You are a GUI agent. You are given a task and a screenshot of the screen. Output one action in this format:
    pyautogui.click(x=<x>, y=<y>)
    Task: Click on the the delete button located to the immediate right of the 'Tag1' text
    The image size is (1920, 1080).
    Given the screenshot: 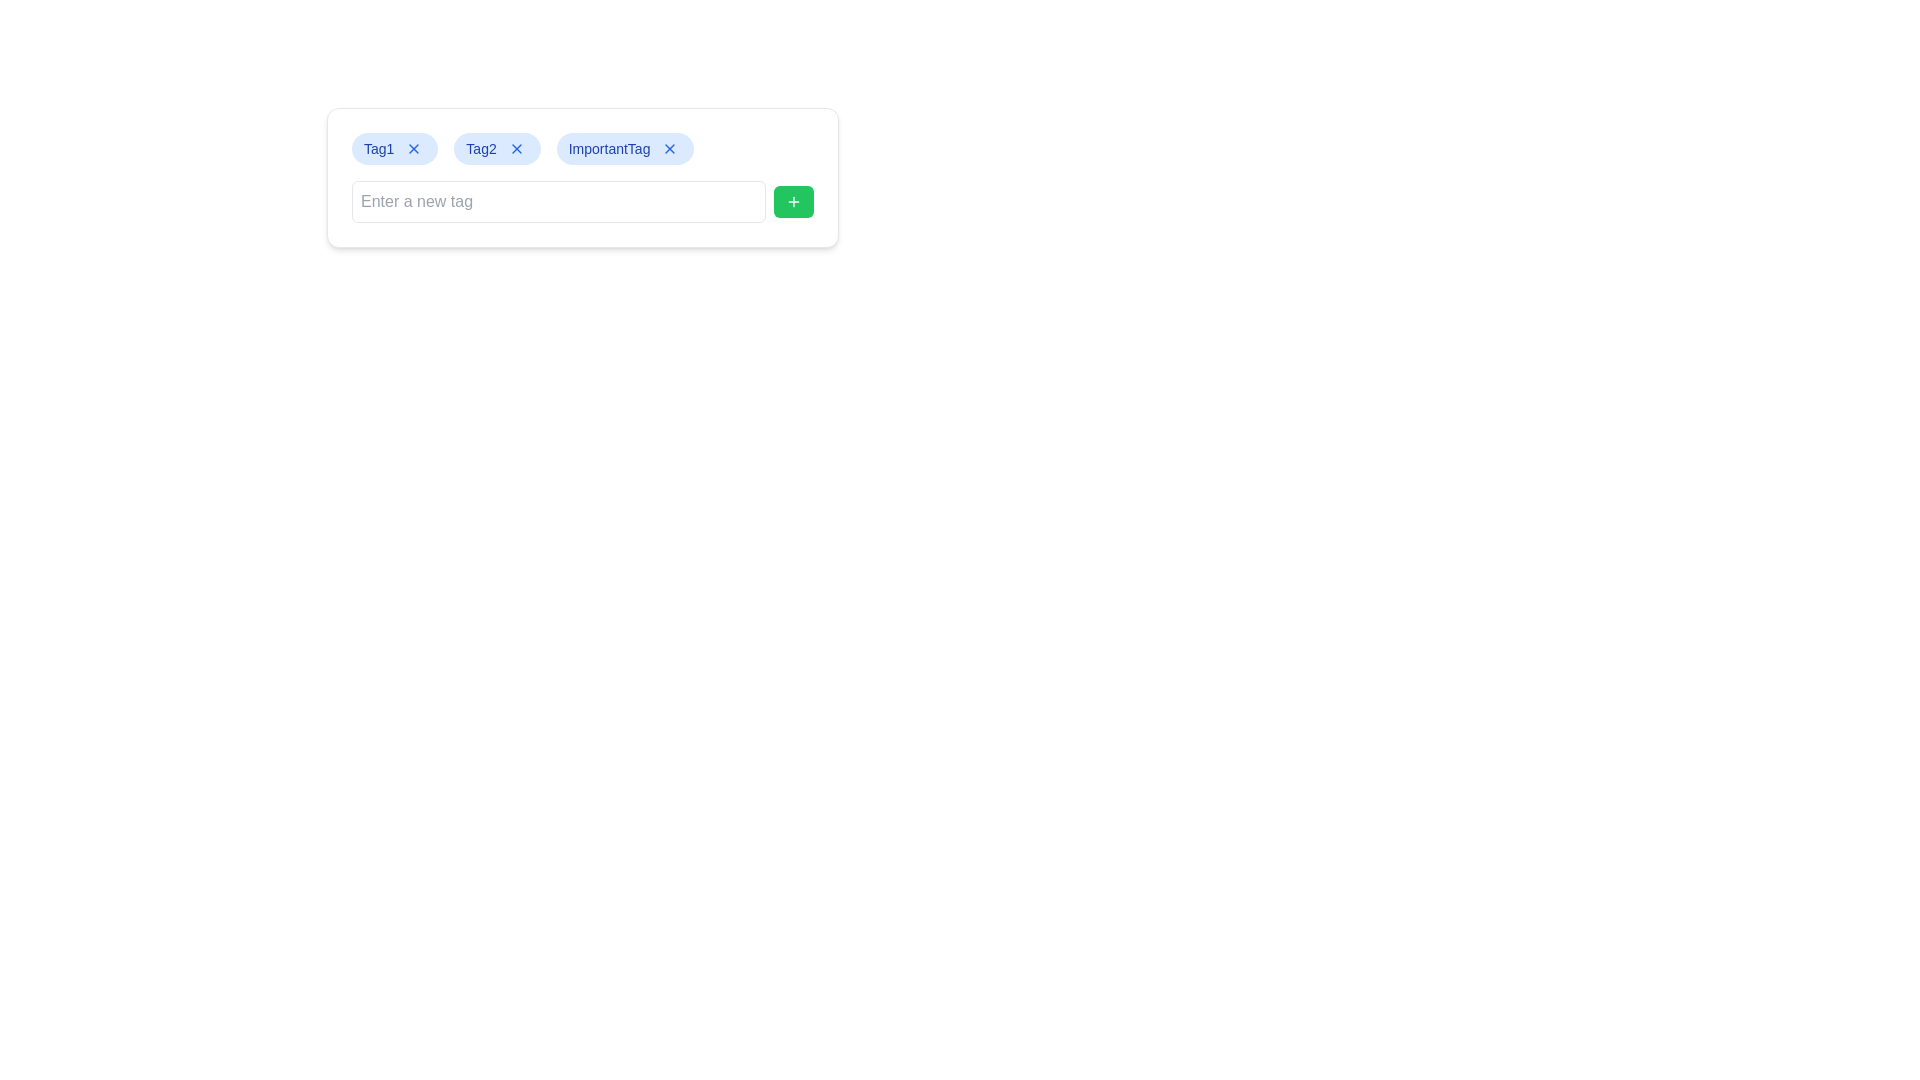 What is the action you would take?
    pyautogui.click(x=413, y=148)
    